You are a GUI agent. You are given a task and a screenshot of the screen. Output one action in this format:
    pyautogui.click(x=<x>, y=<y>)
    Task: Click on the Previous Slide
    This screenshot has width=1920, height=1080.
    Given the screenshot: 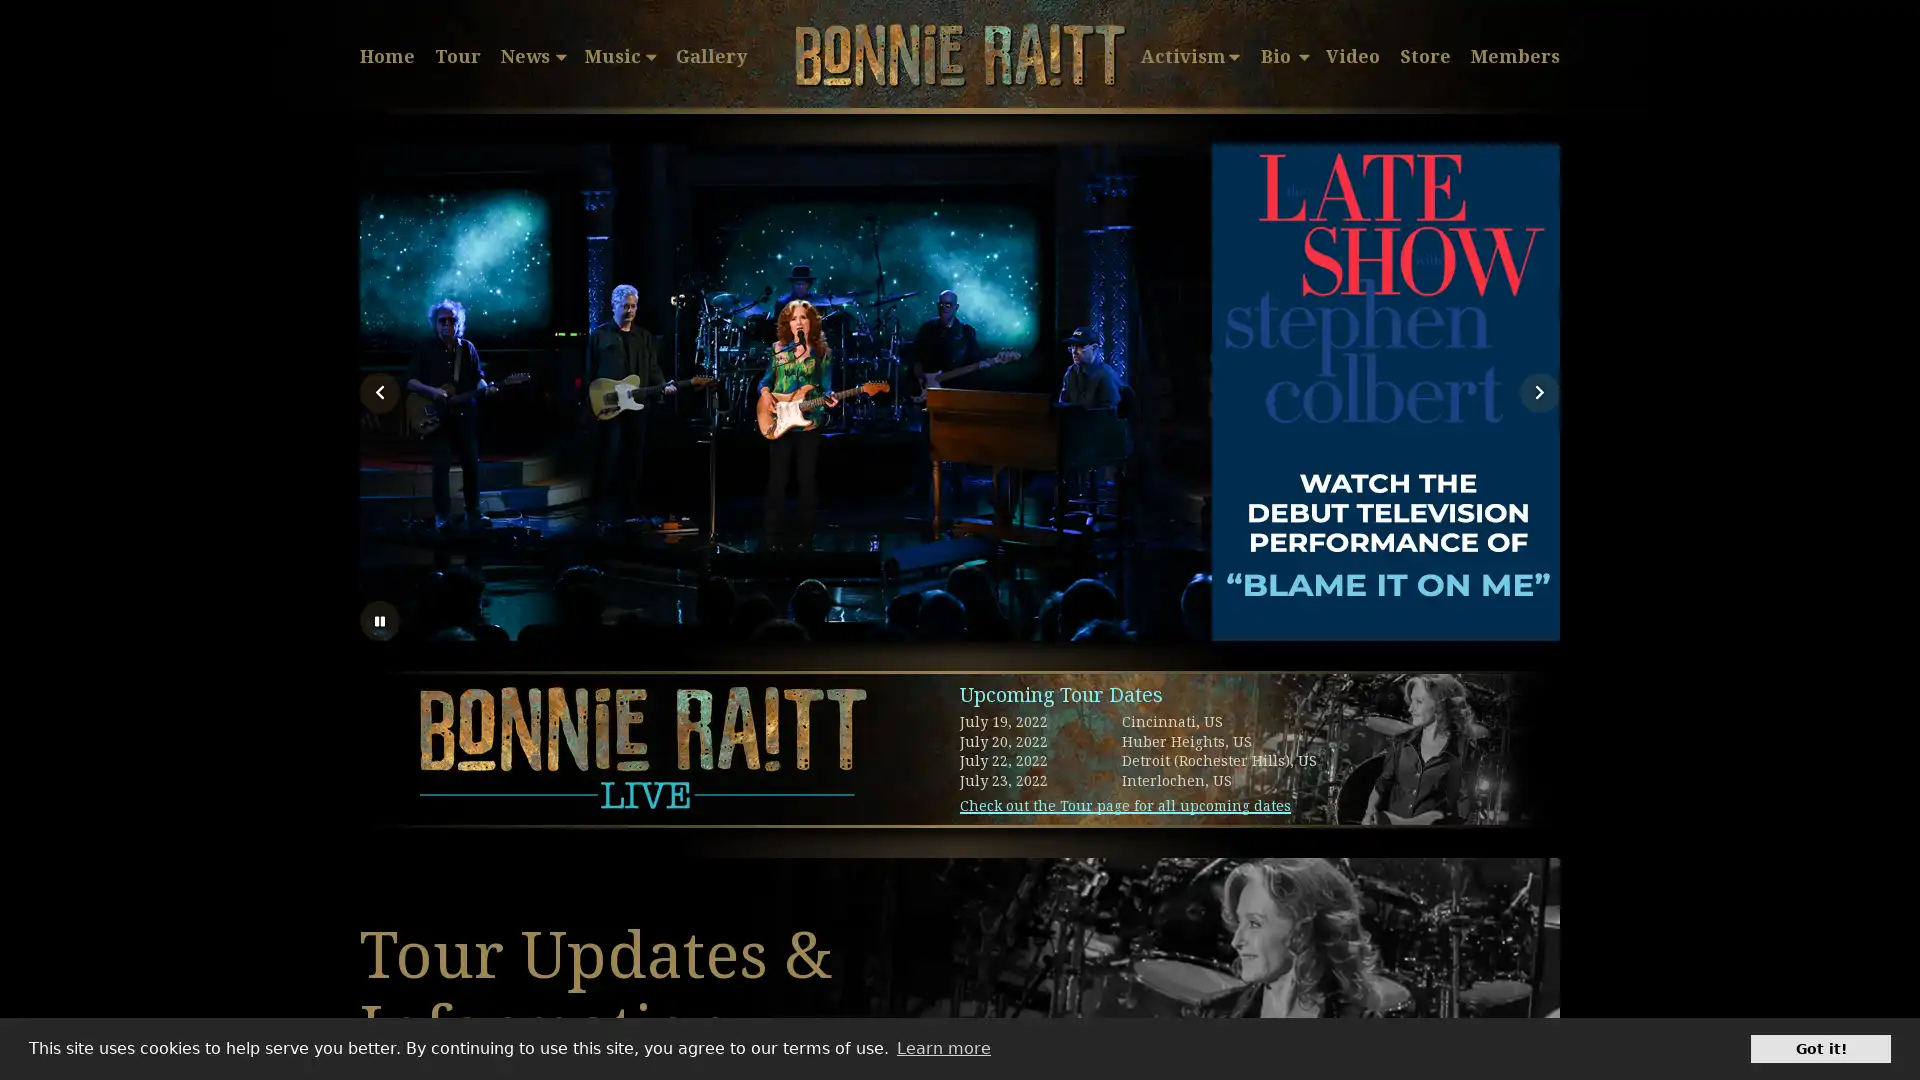 What is the action you would take?
    pyautogui.click(x=379, y=392)
    